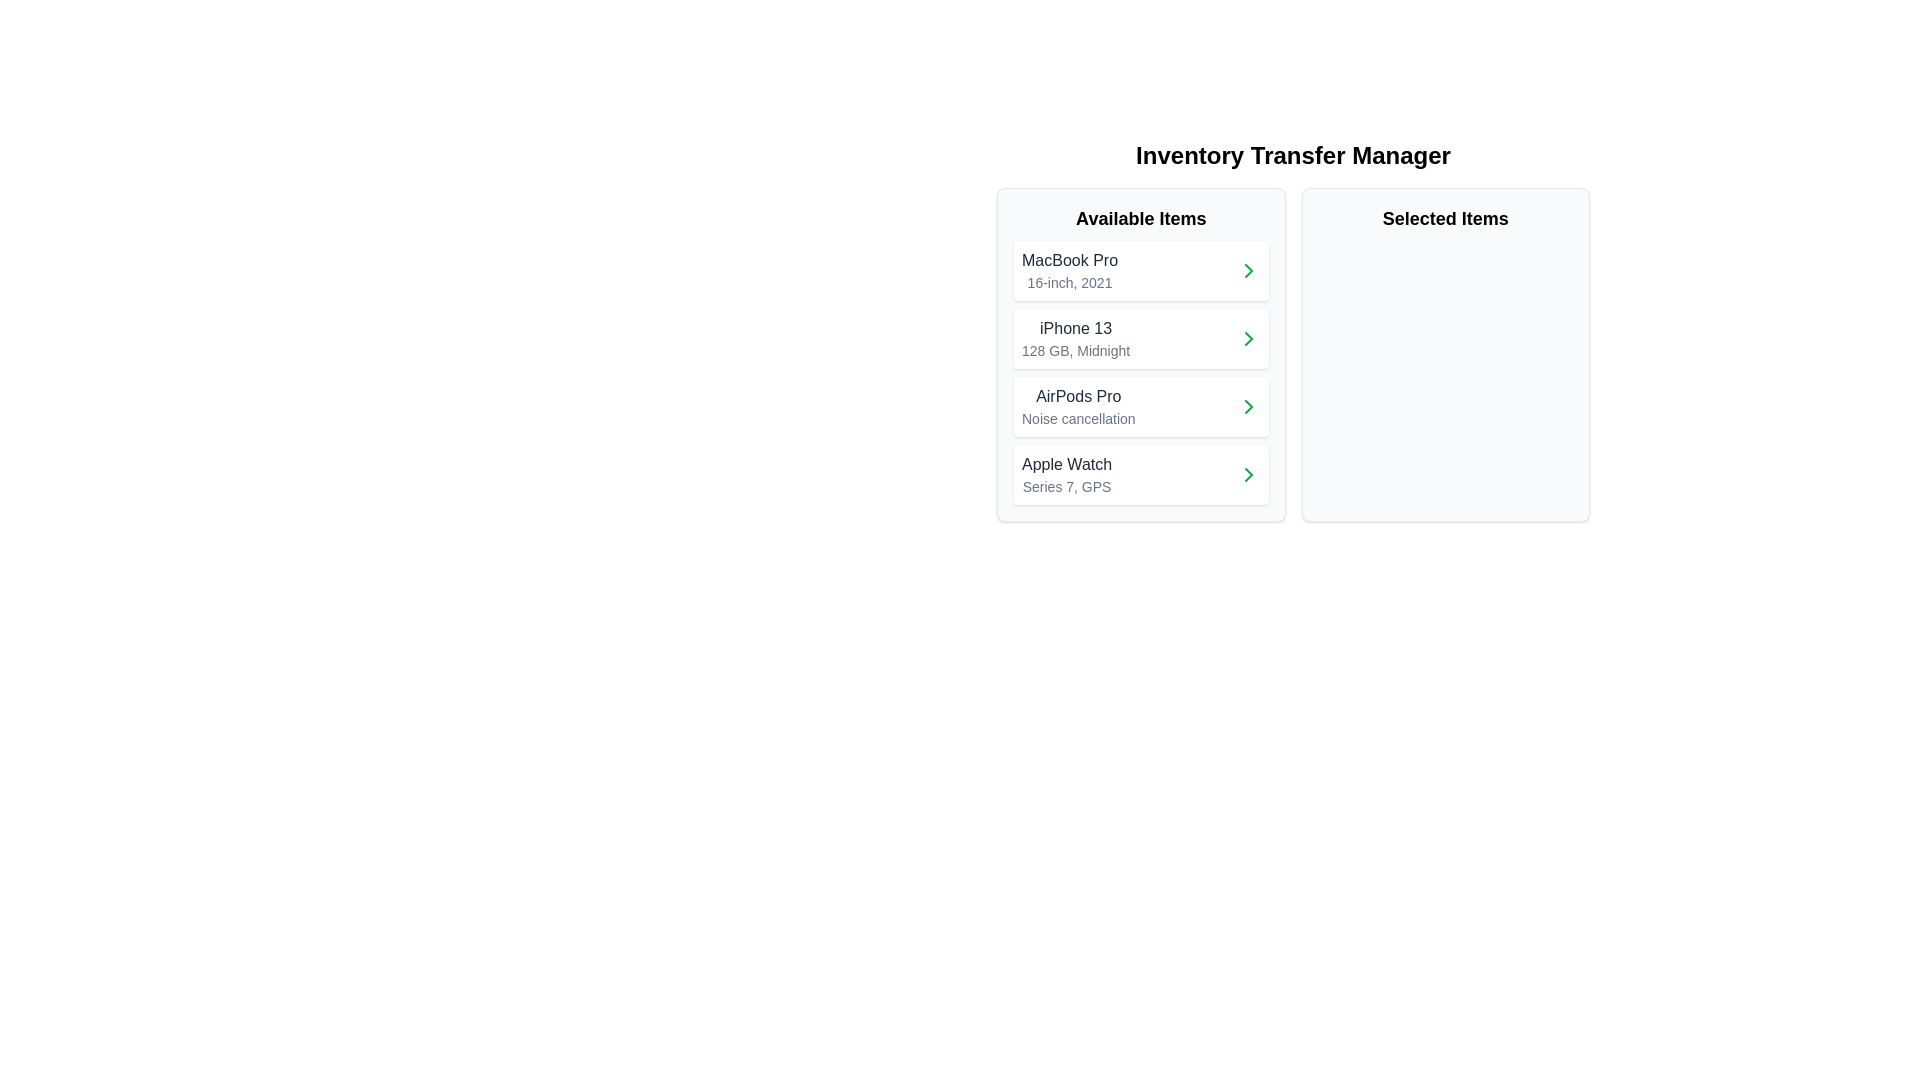 The width and height of the screenshot is (1920, 1080). Describe the element at coordinates (1293, 154) in the screenshot. I see `the bold heading 'Inventory Transfer Manager' which is prominently displayed at the top of the interface, centered horizontally above the sections labeled 'Available Items' and 'Selected Items'` at that location.